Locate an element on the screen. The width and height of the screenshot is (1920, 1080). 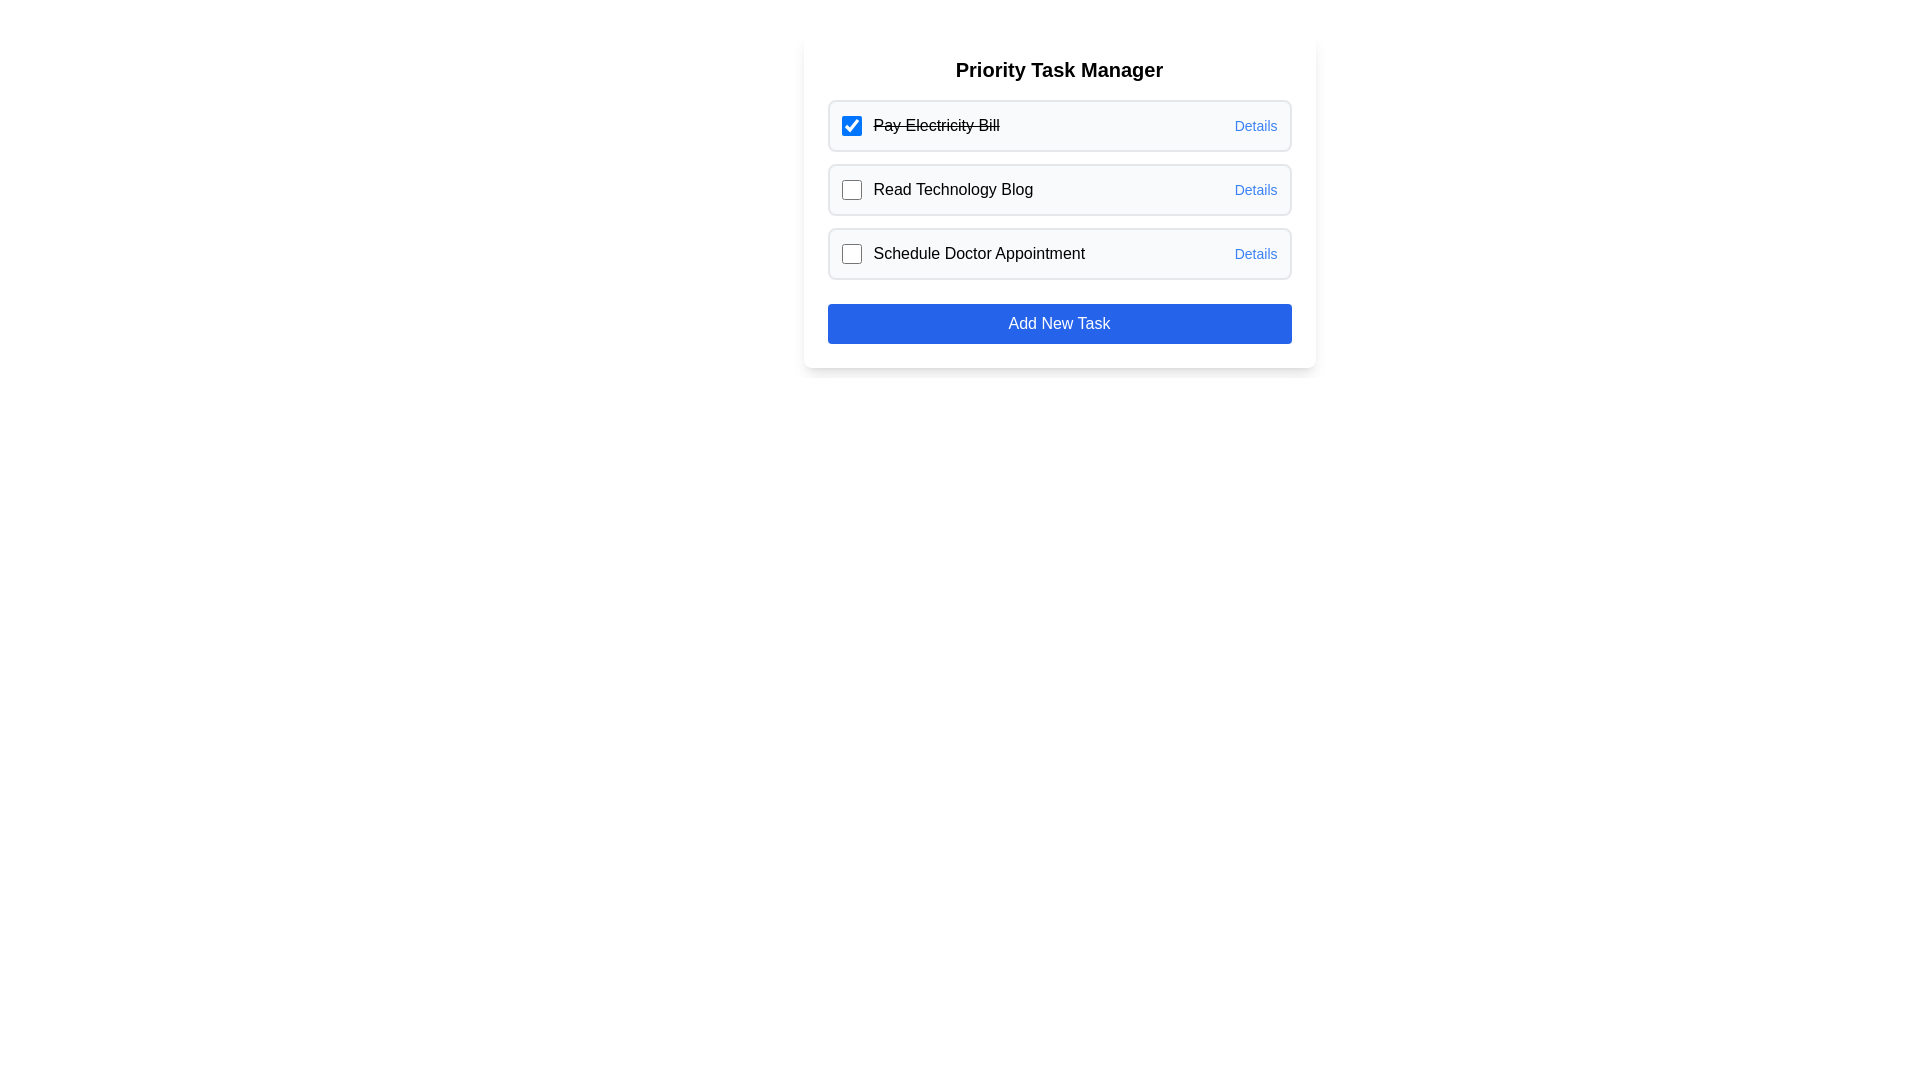
the 'Details' link for the task 'Read Technology Blog' is located at coordinates (1255, 189).